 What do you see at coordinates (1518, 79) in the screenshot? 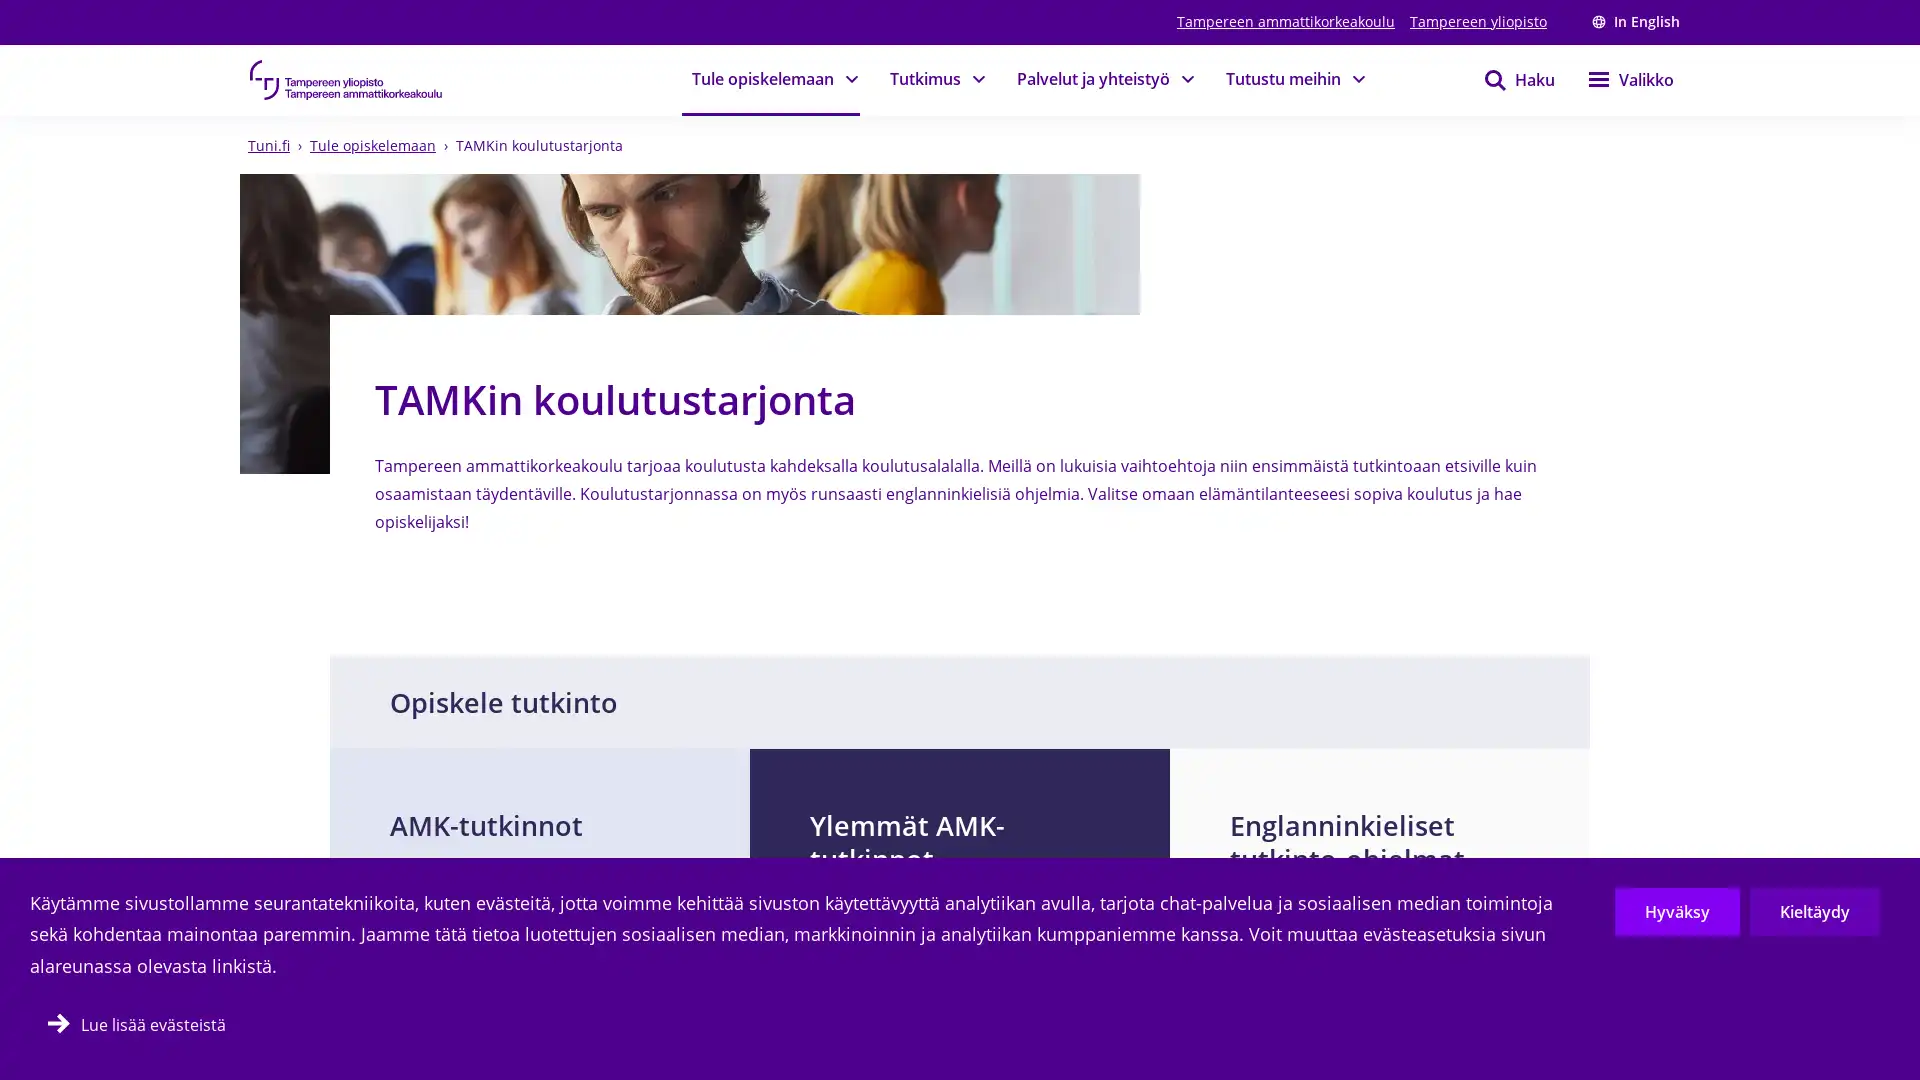
I see `Haku` at bounding box center [1518, 79].